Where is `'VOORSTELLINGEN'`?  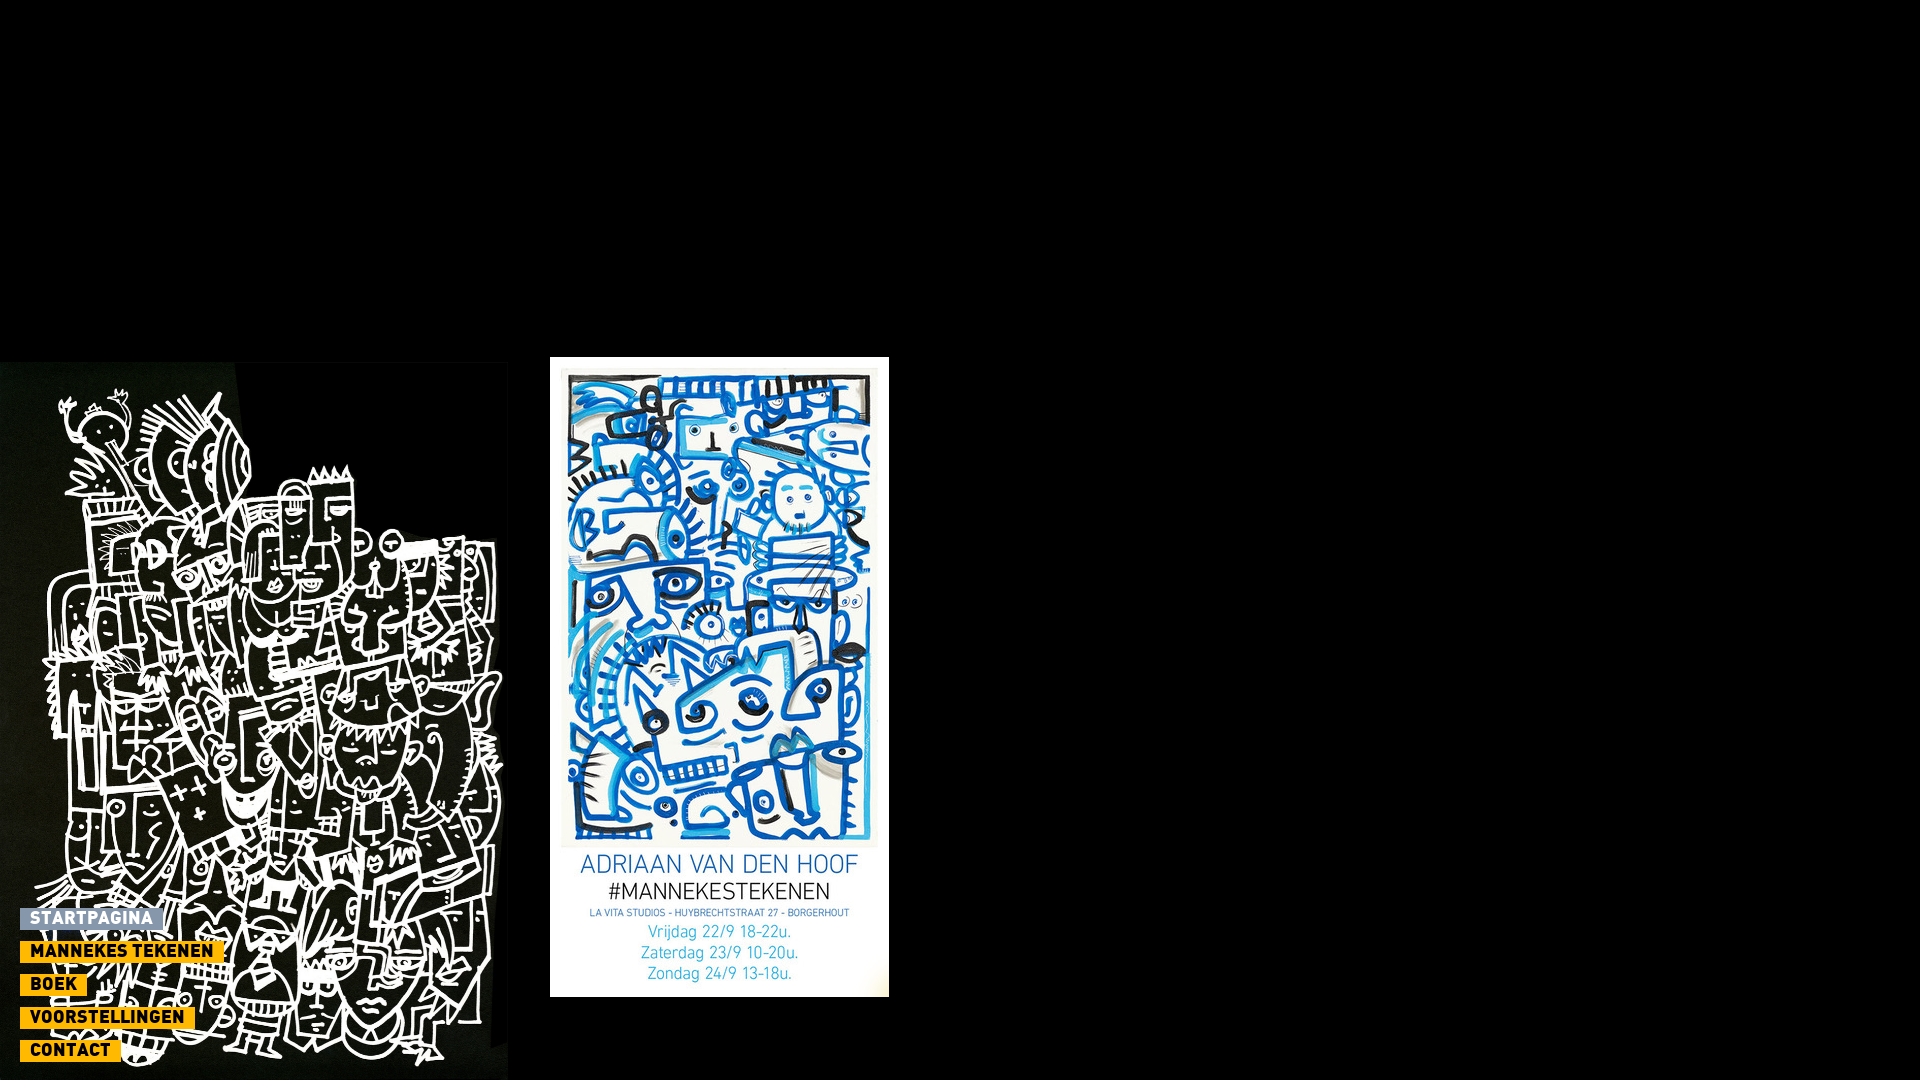
'VOORSTELLINGEN' is located at coordinates (106, 1018).